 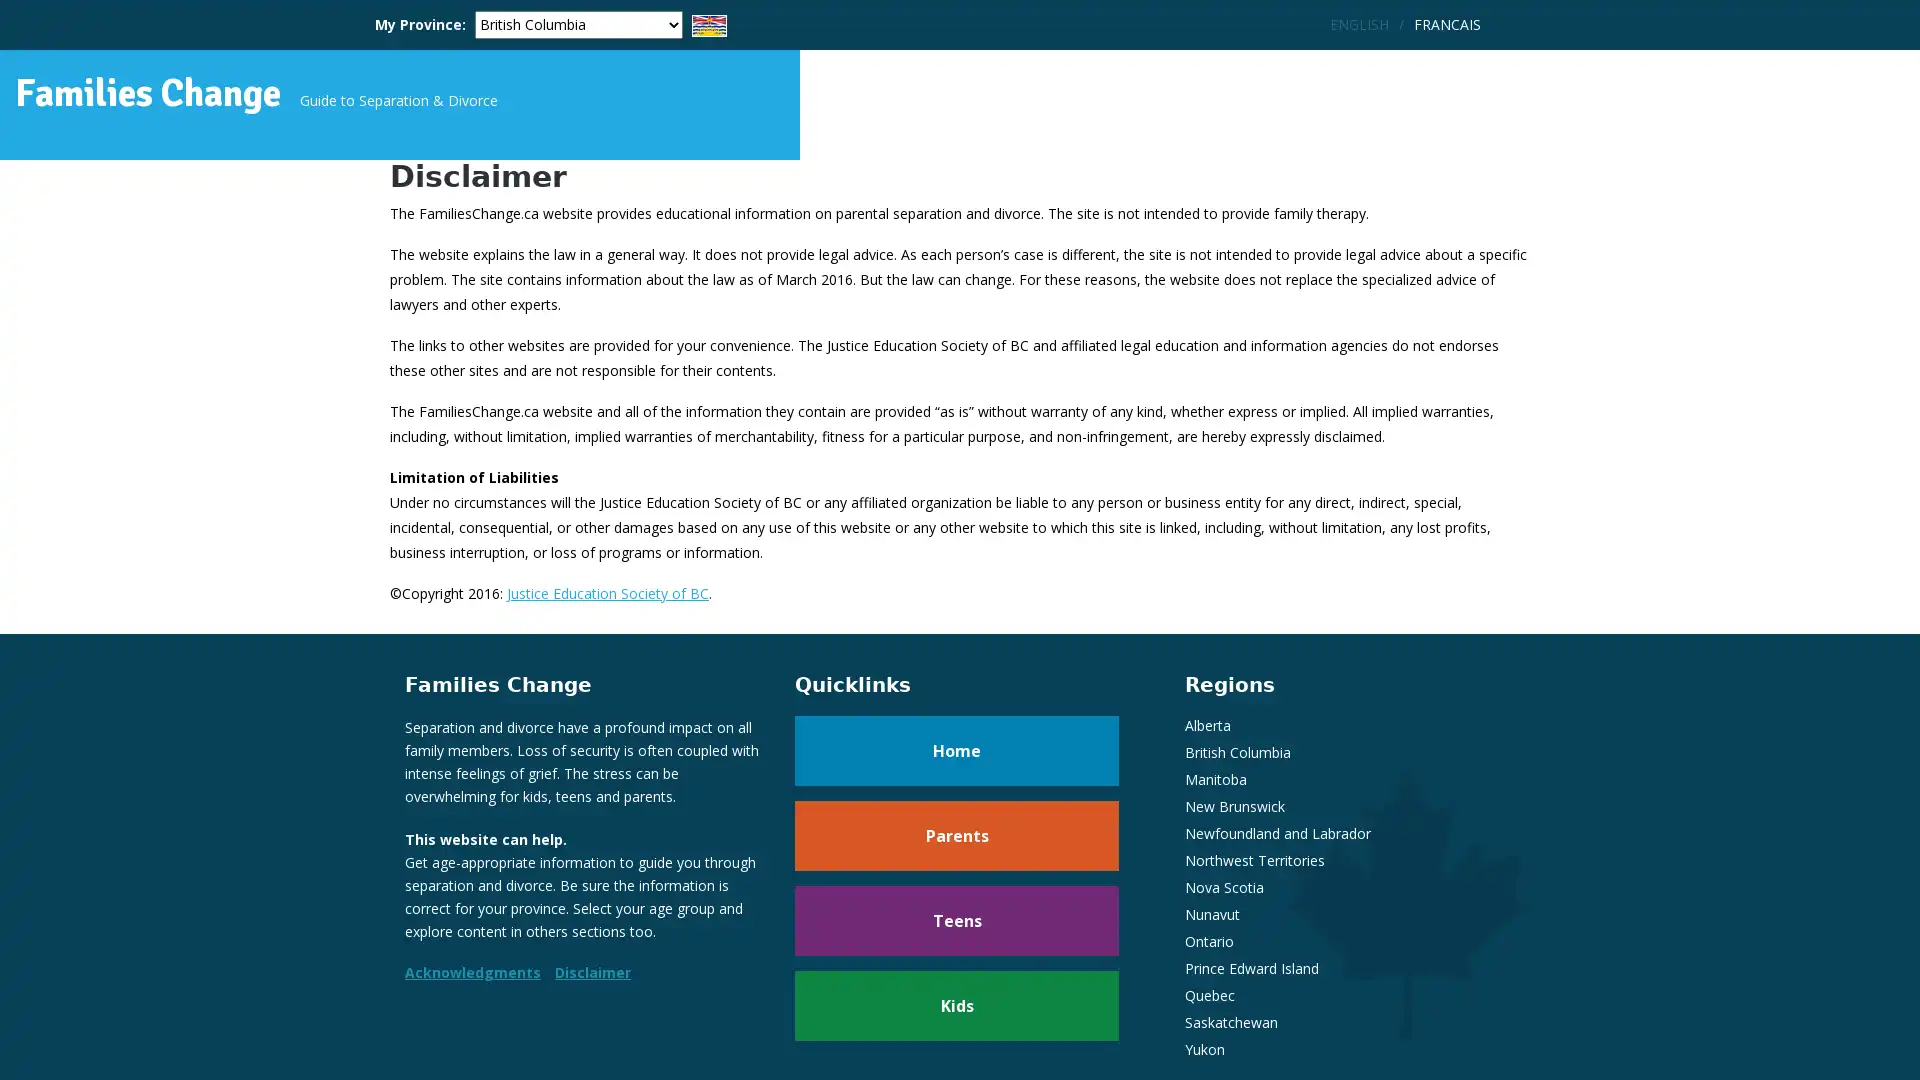 What do you see at coordinates (955, 855) in the screenshot?
I see `Parents` at bounding box center [955, 855].